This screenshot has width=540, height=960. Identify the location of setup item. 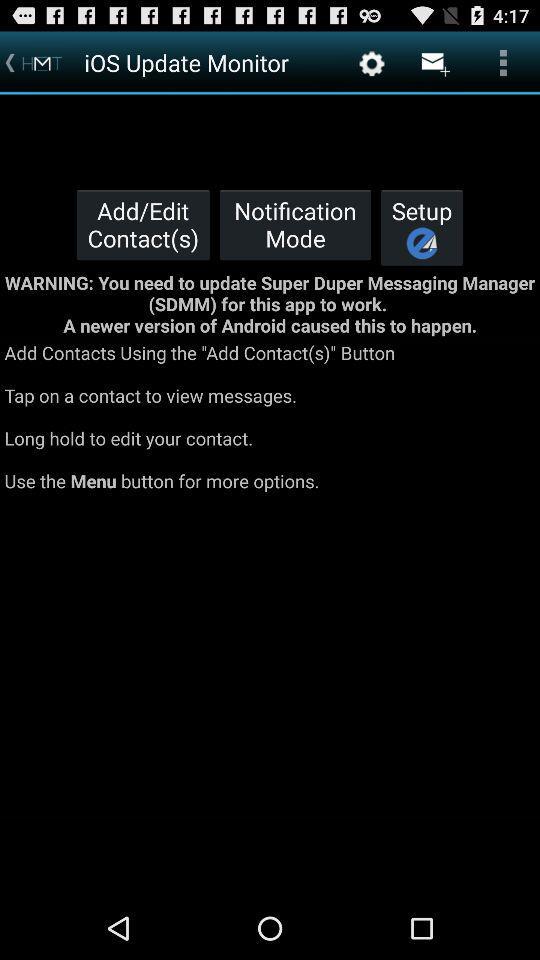
(421, 227).